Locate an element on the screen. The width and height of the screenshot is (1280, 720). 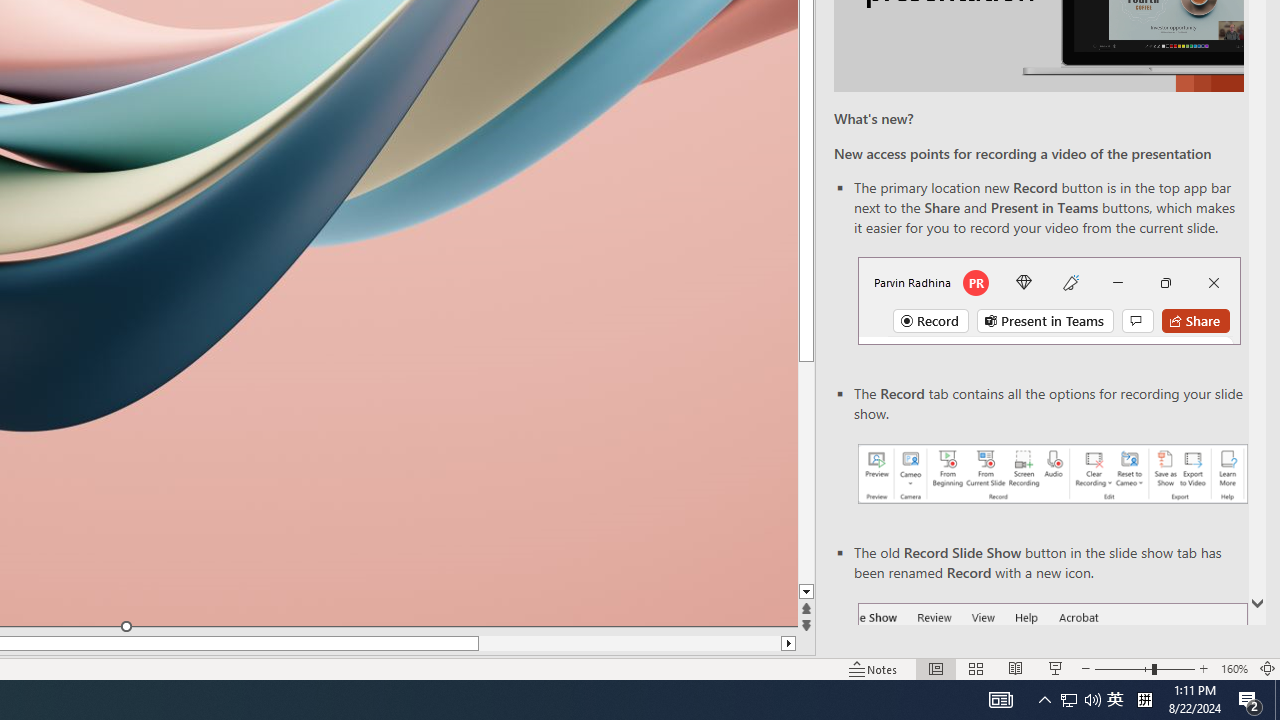
'Notes ' is located at coordinates (874, 669).